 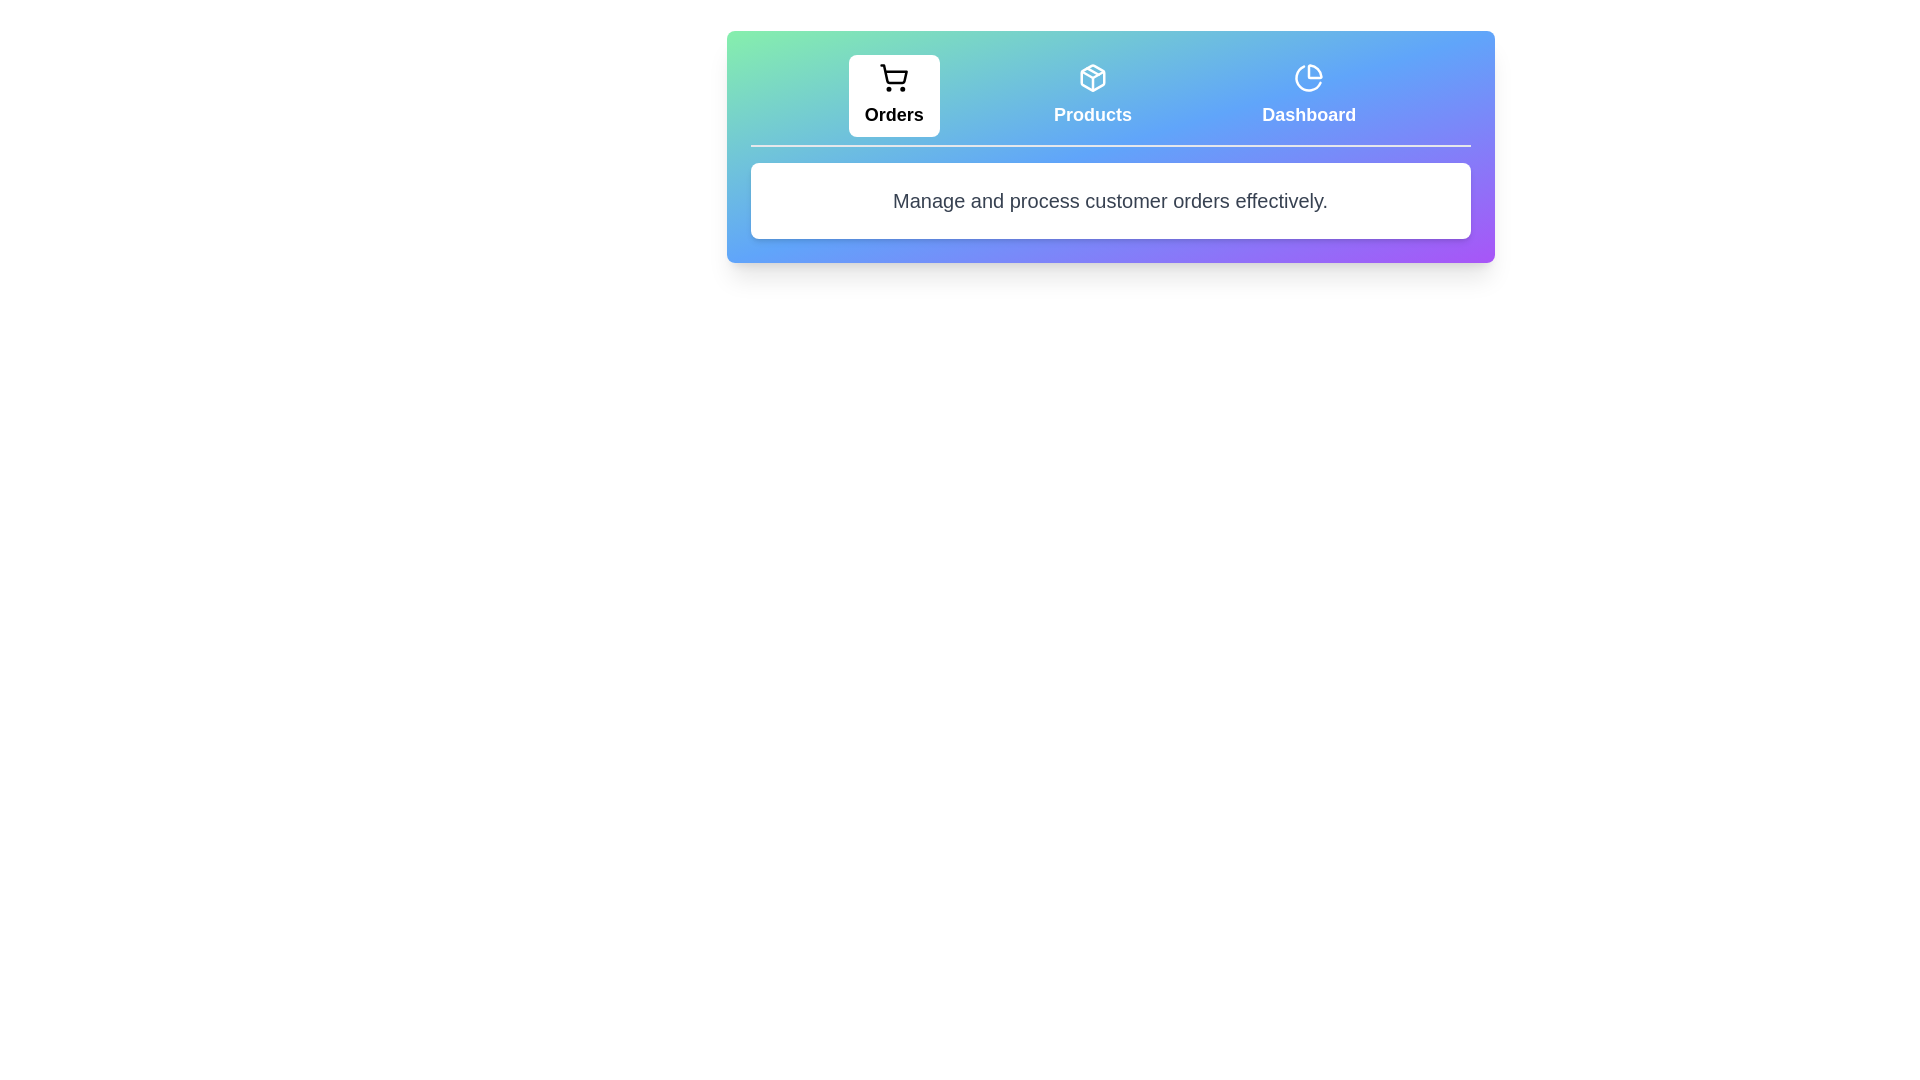 I want to click on the Orders tab to view its content, so click(x=892, y=96).